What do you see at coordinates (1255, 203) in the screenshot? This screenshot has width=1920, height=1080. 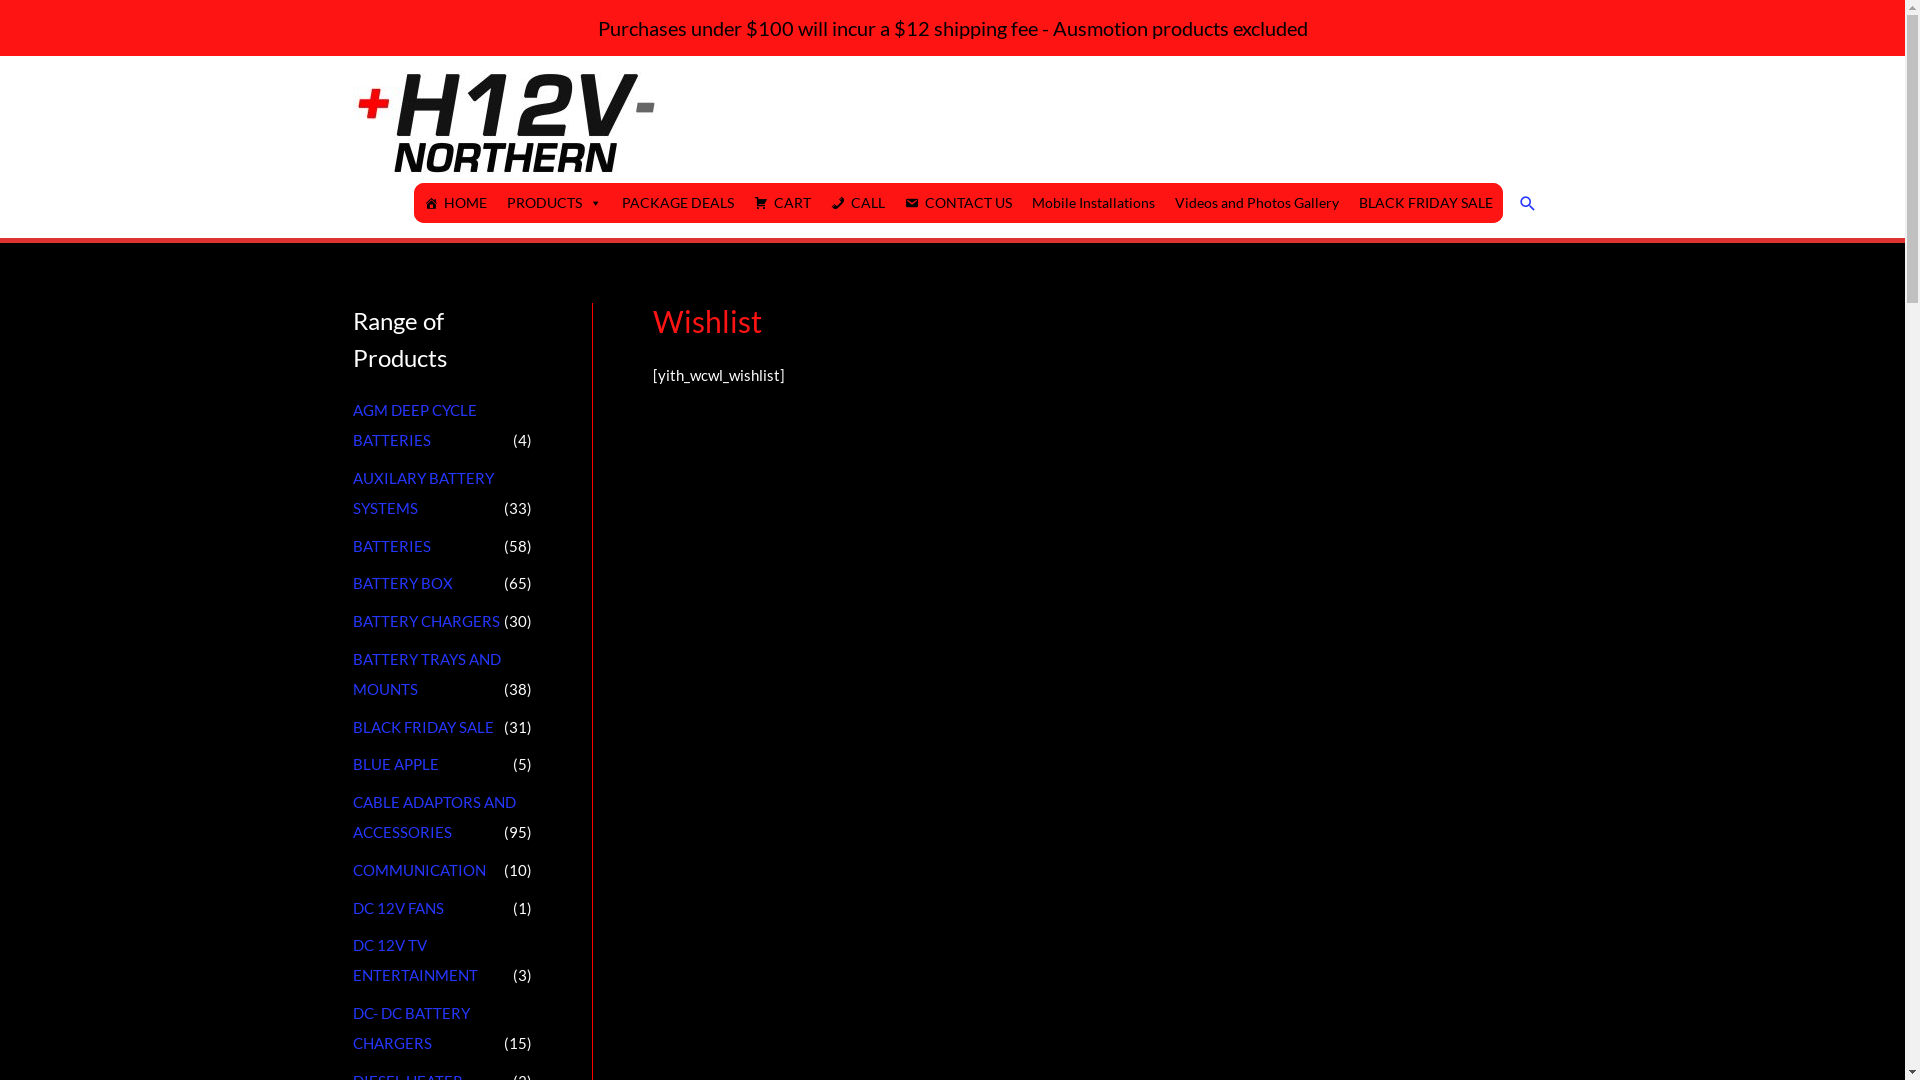 I see `'Videos and Photos Gallery'` at bounding box center [1255, 203].